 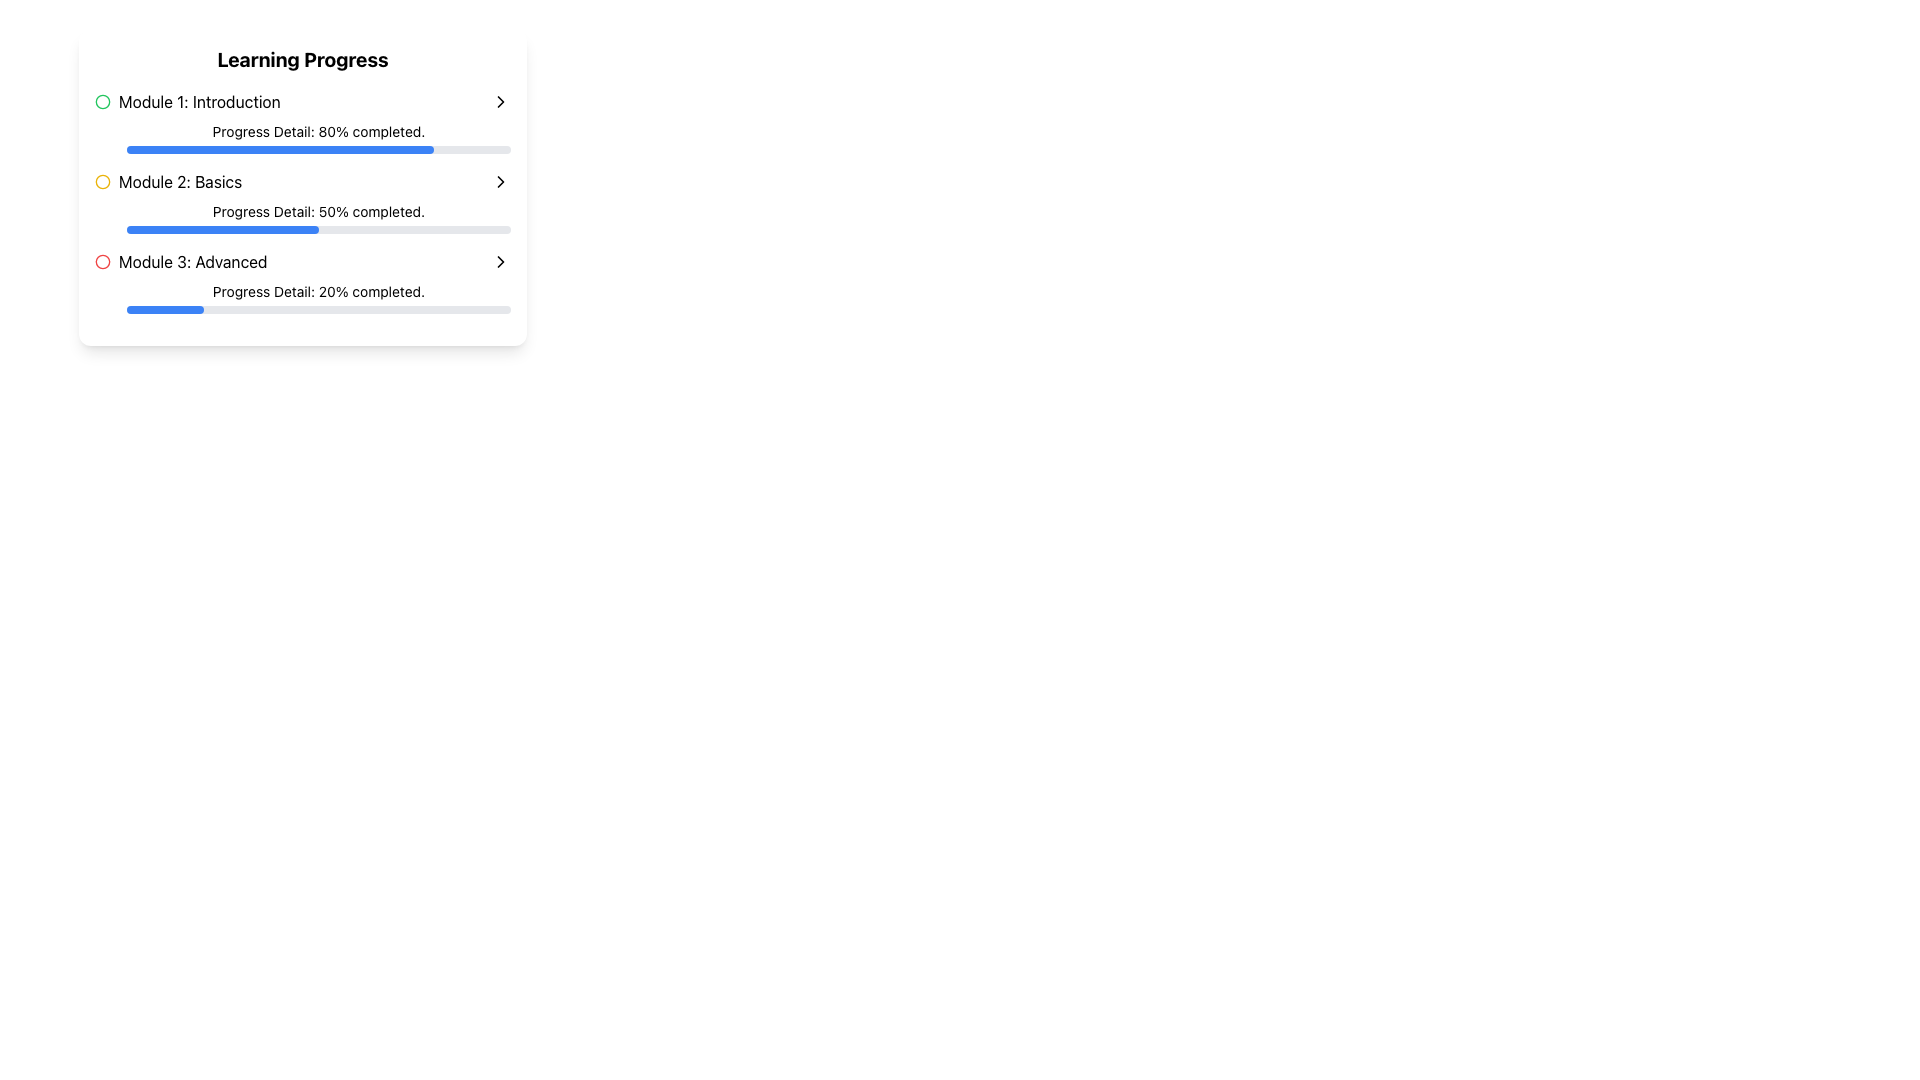 I want to click on the Text Label that displays the title of a module in the learning progress interface, which is the third item in the vertical list labeled 'Learning Progress', so click(x=181, y=261).